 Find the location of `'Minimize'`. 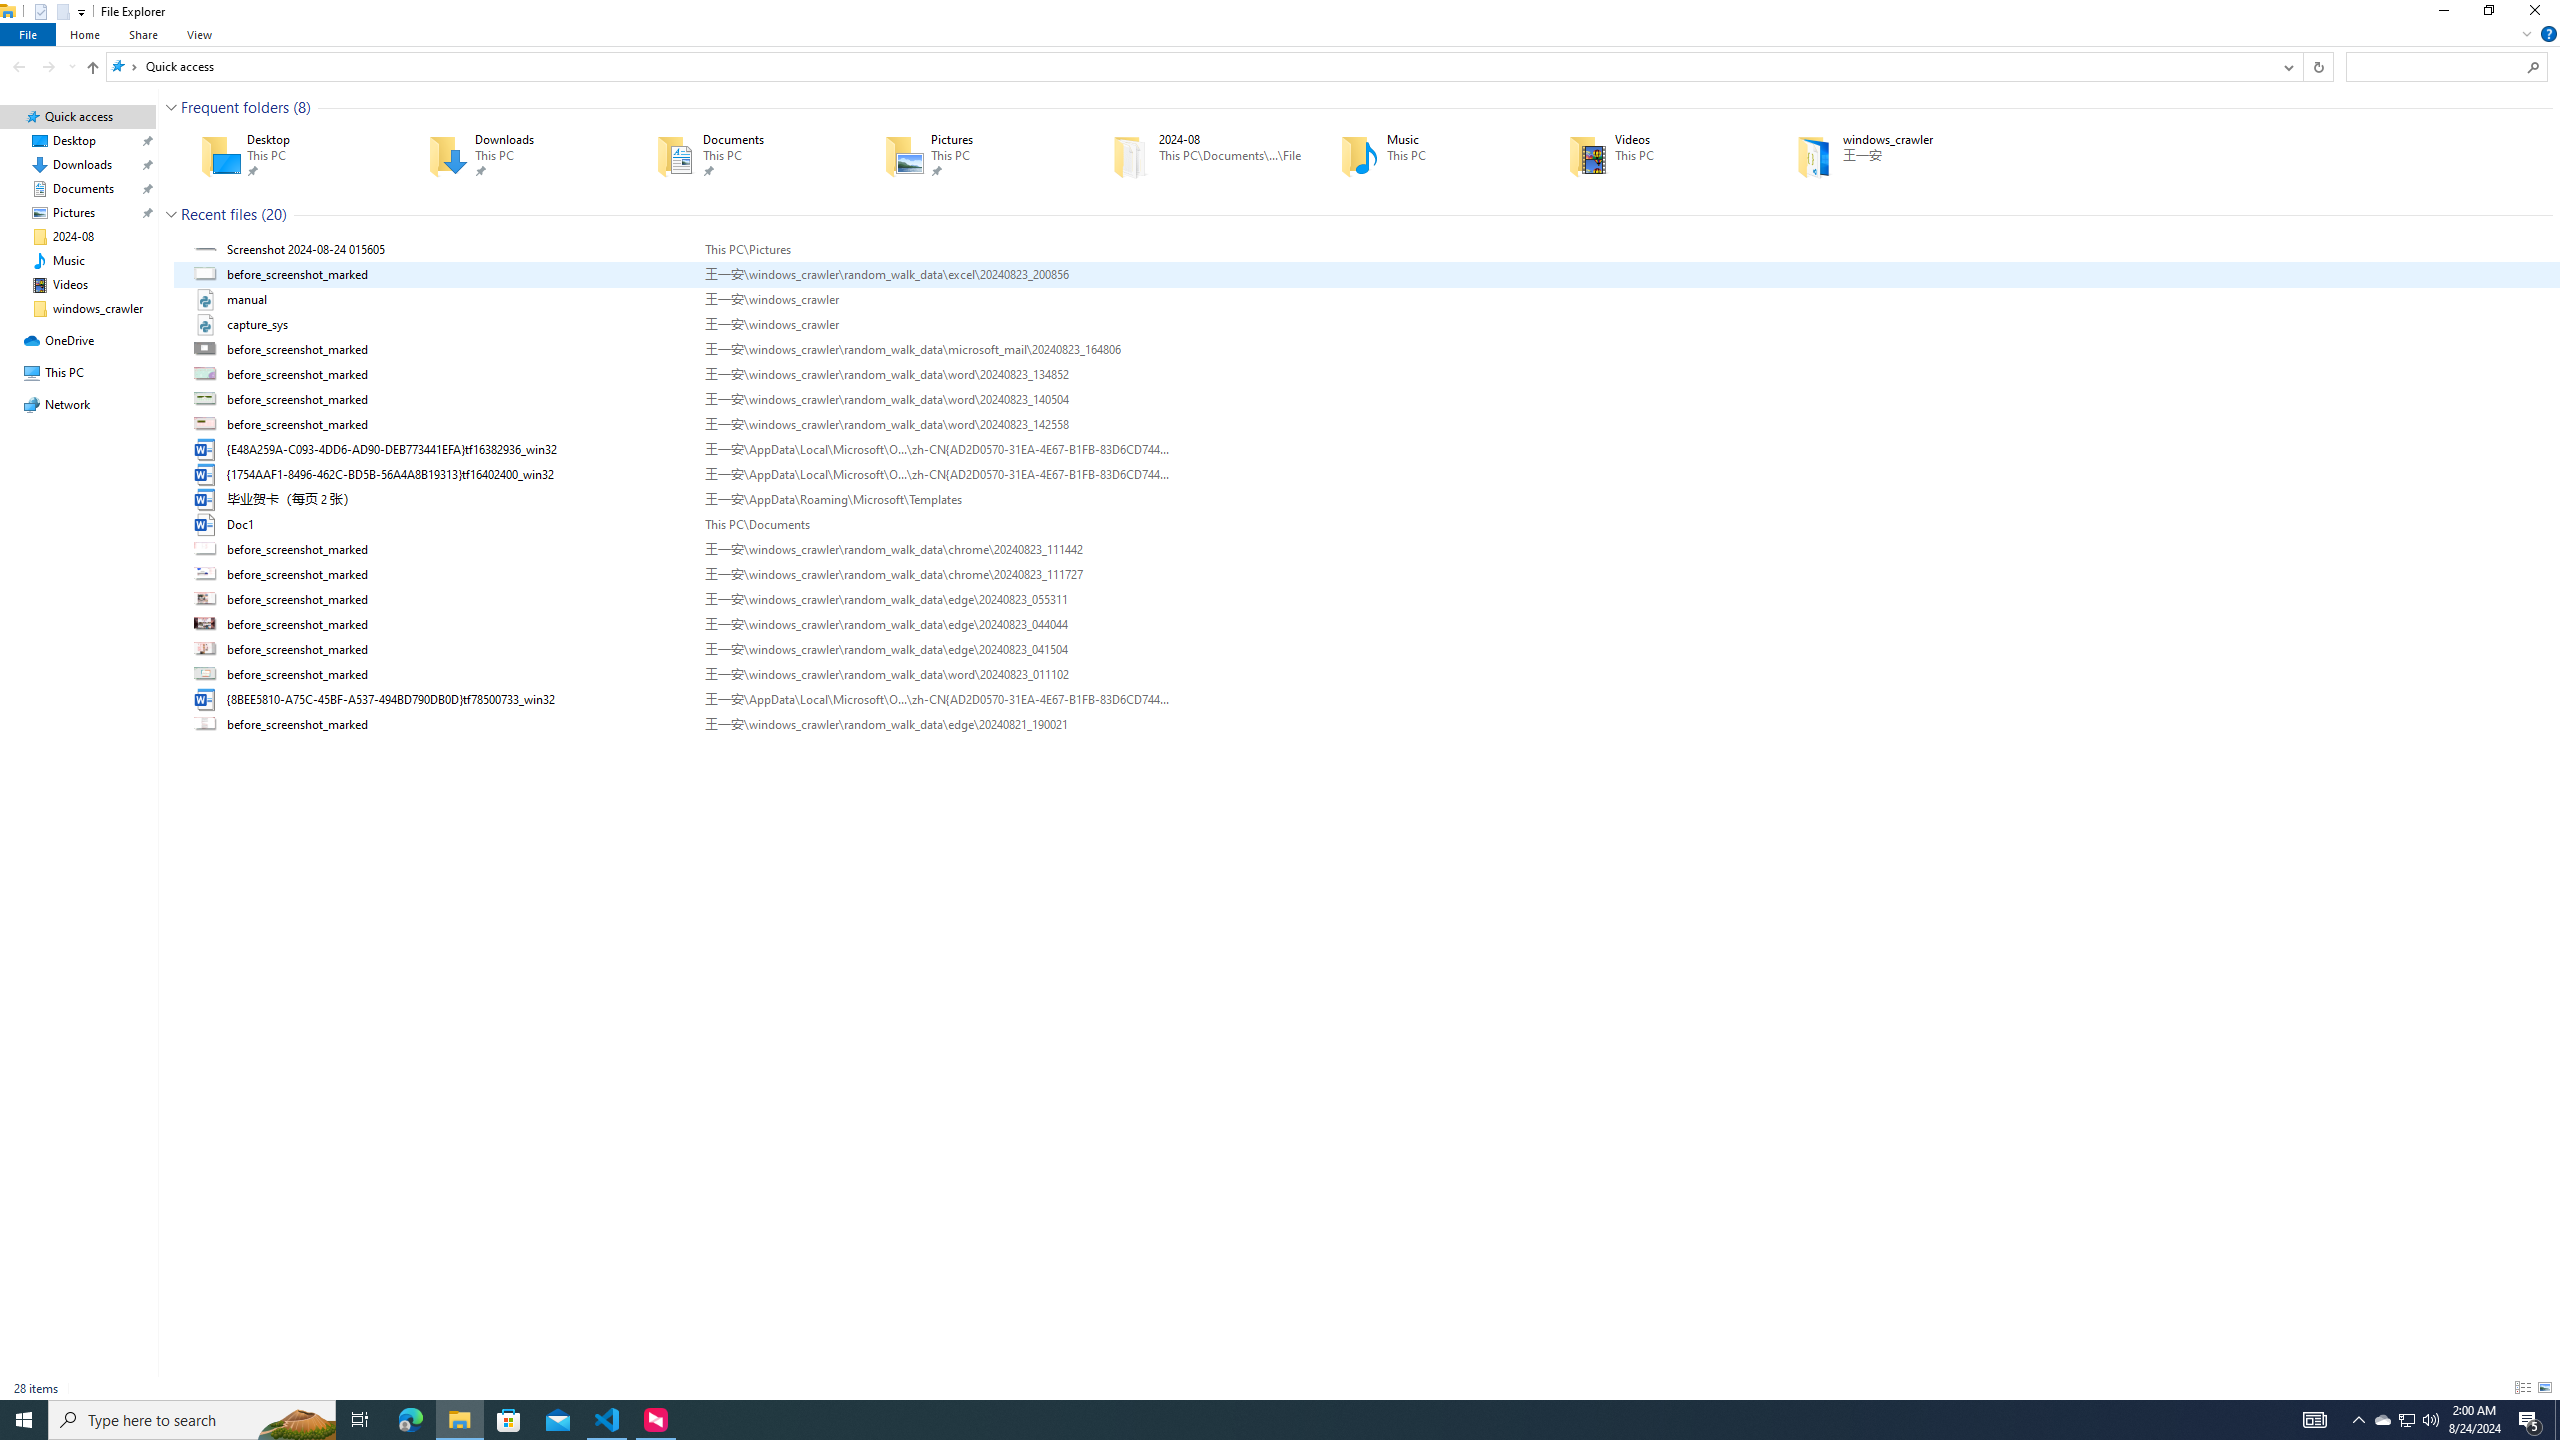

'Minimize' is located at coordinates (2441, 15).